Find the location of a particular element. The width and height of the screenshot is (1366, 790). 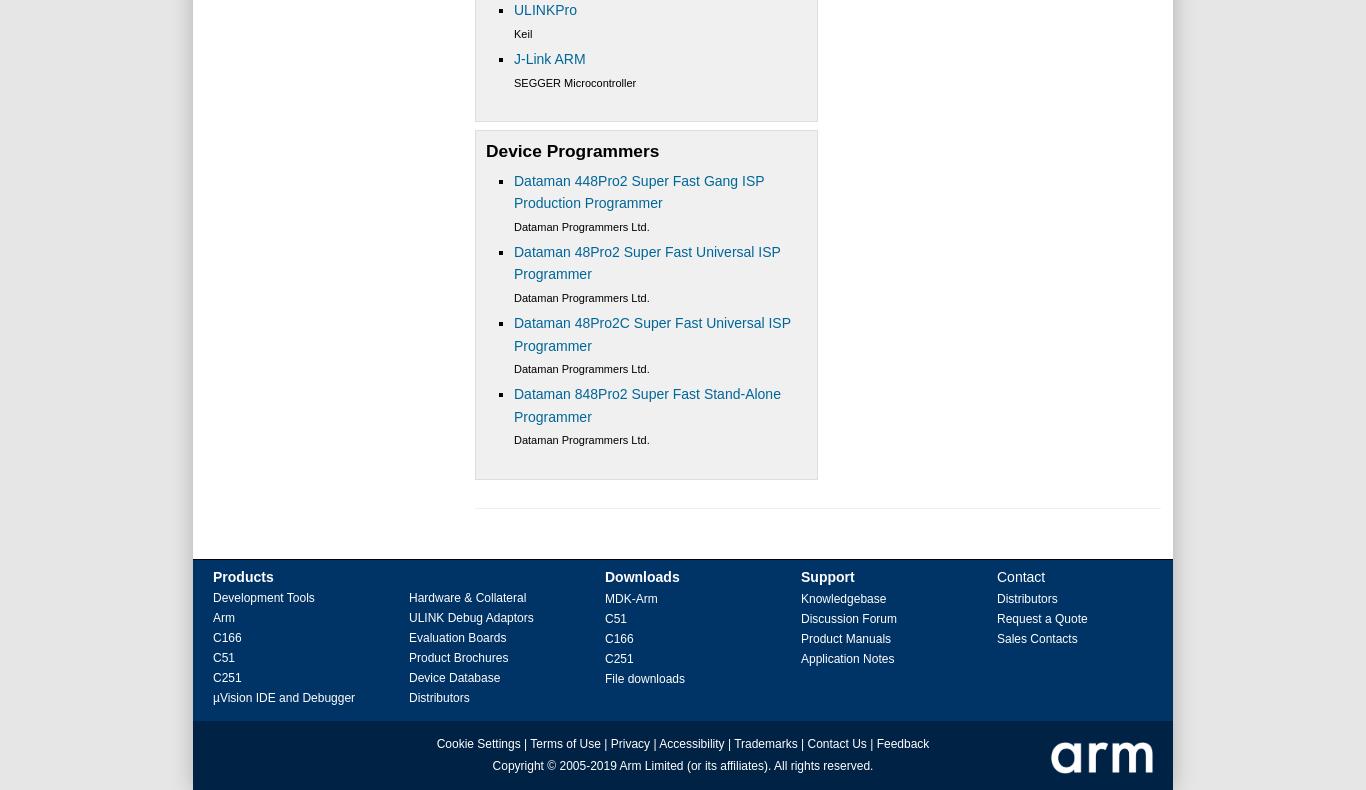

'Request a Quote' is located at coordinates (997, 618).